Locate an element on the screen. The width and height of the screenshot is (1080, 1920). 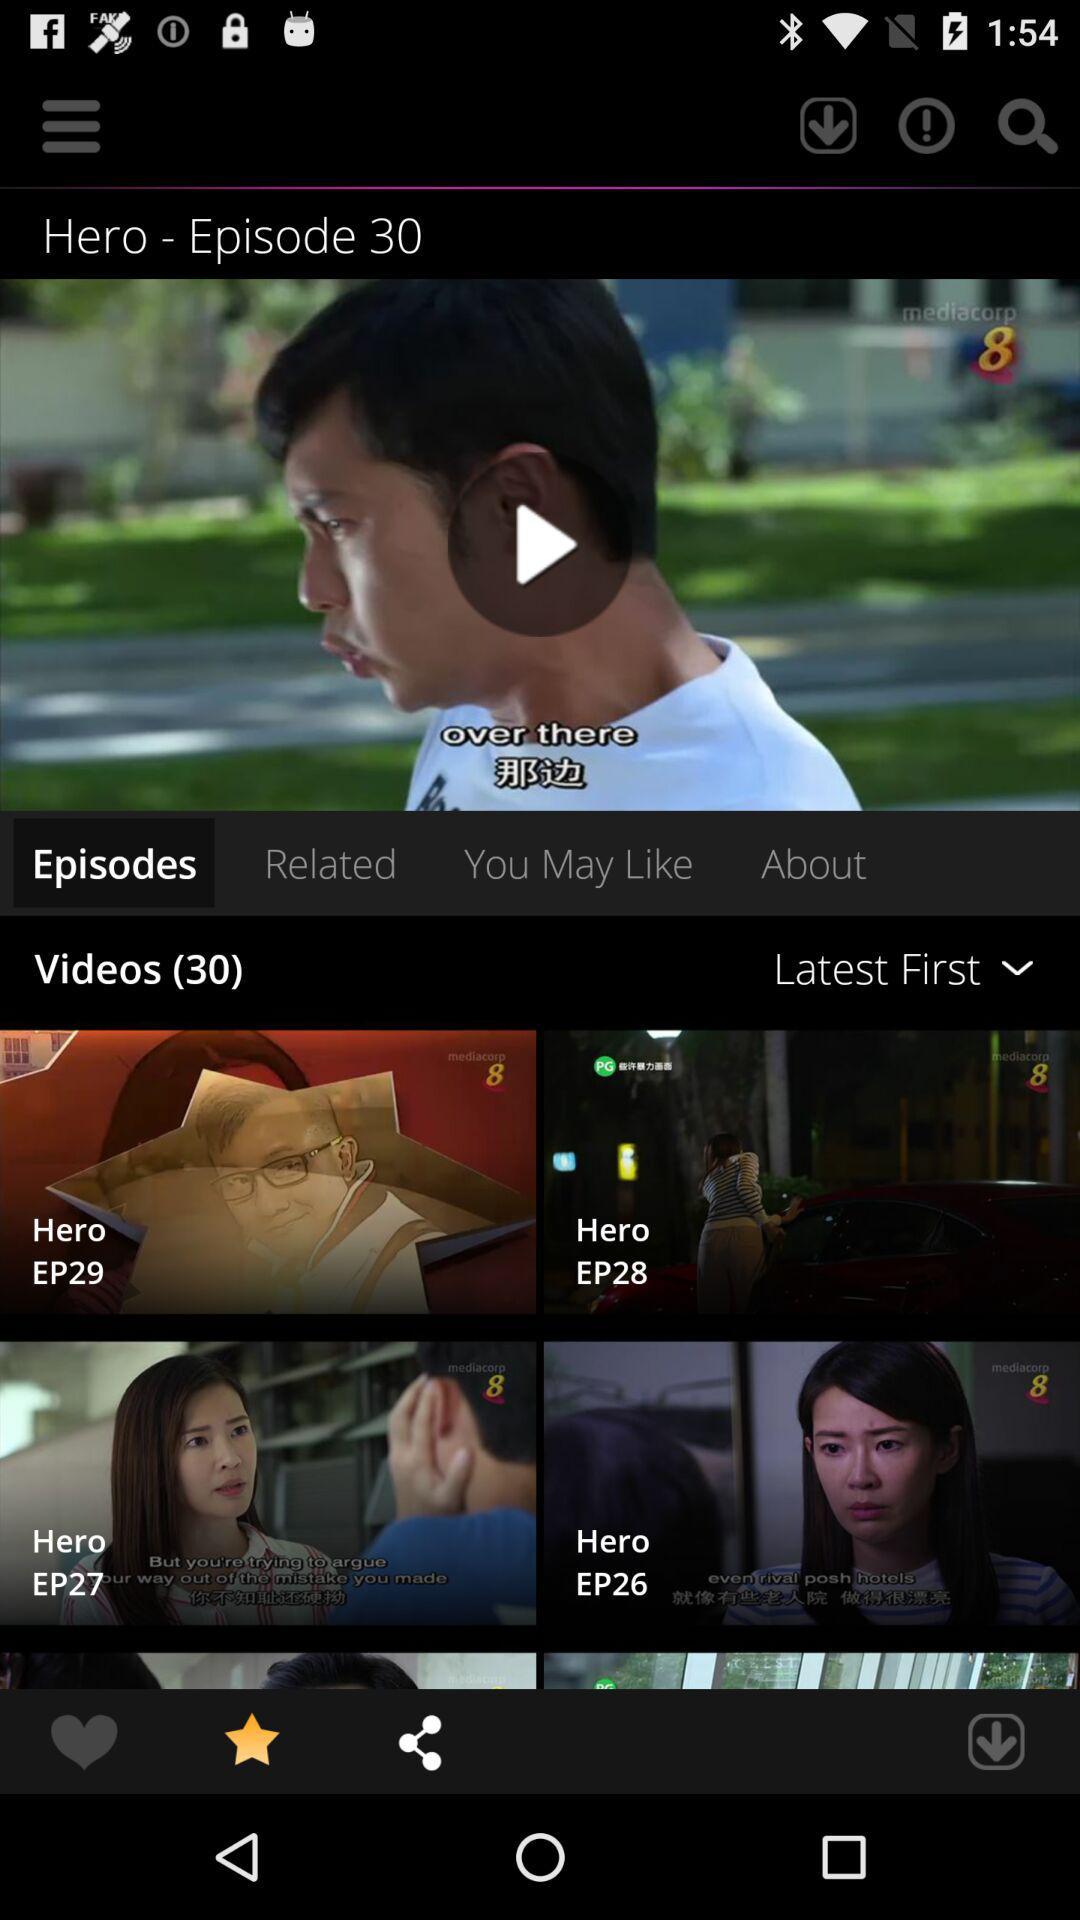
the item above hero - episode 30 item is located at coordinates (1027, 124).